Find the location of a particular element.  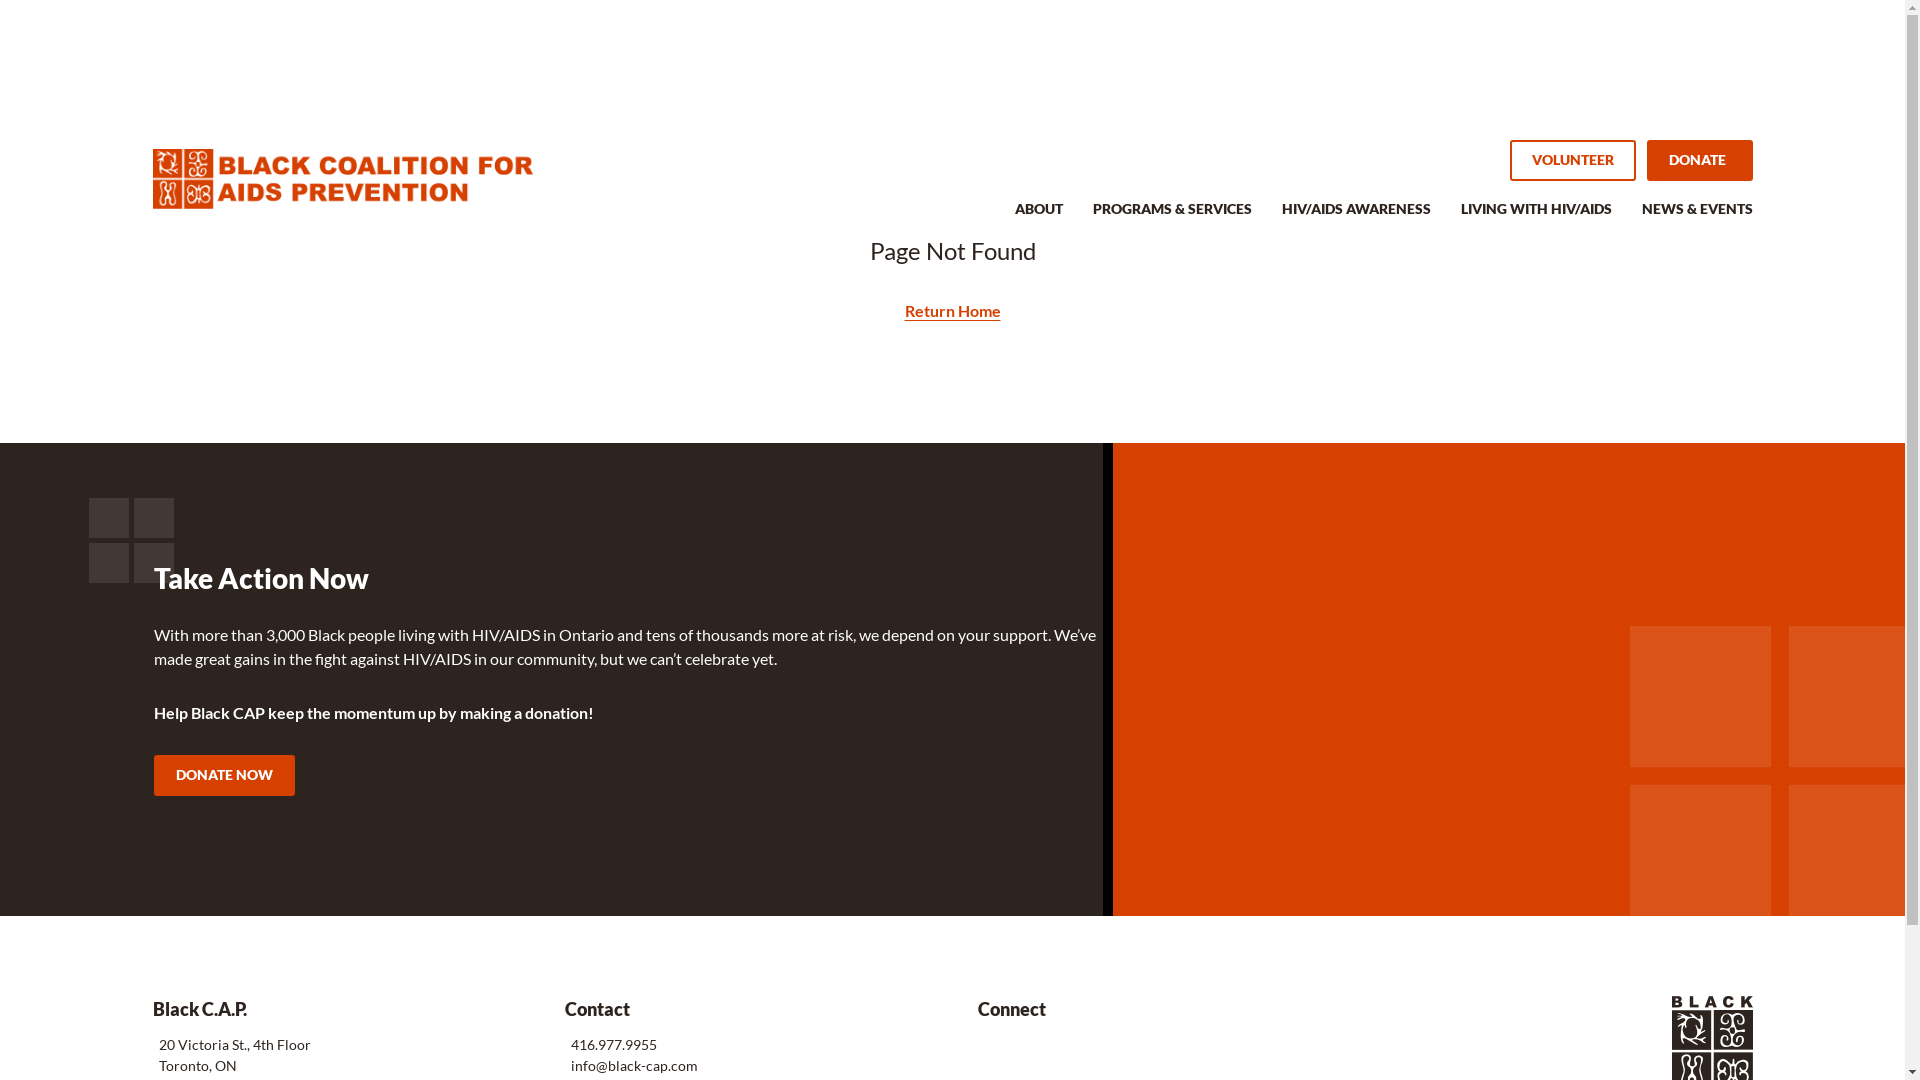

'ABOUT' is located at coordinates (1013, 219).